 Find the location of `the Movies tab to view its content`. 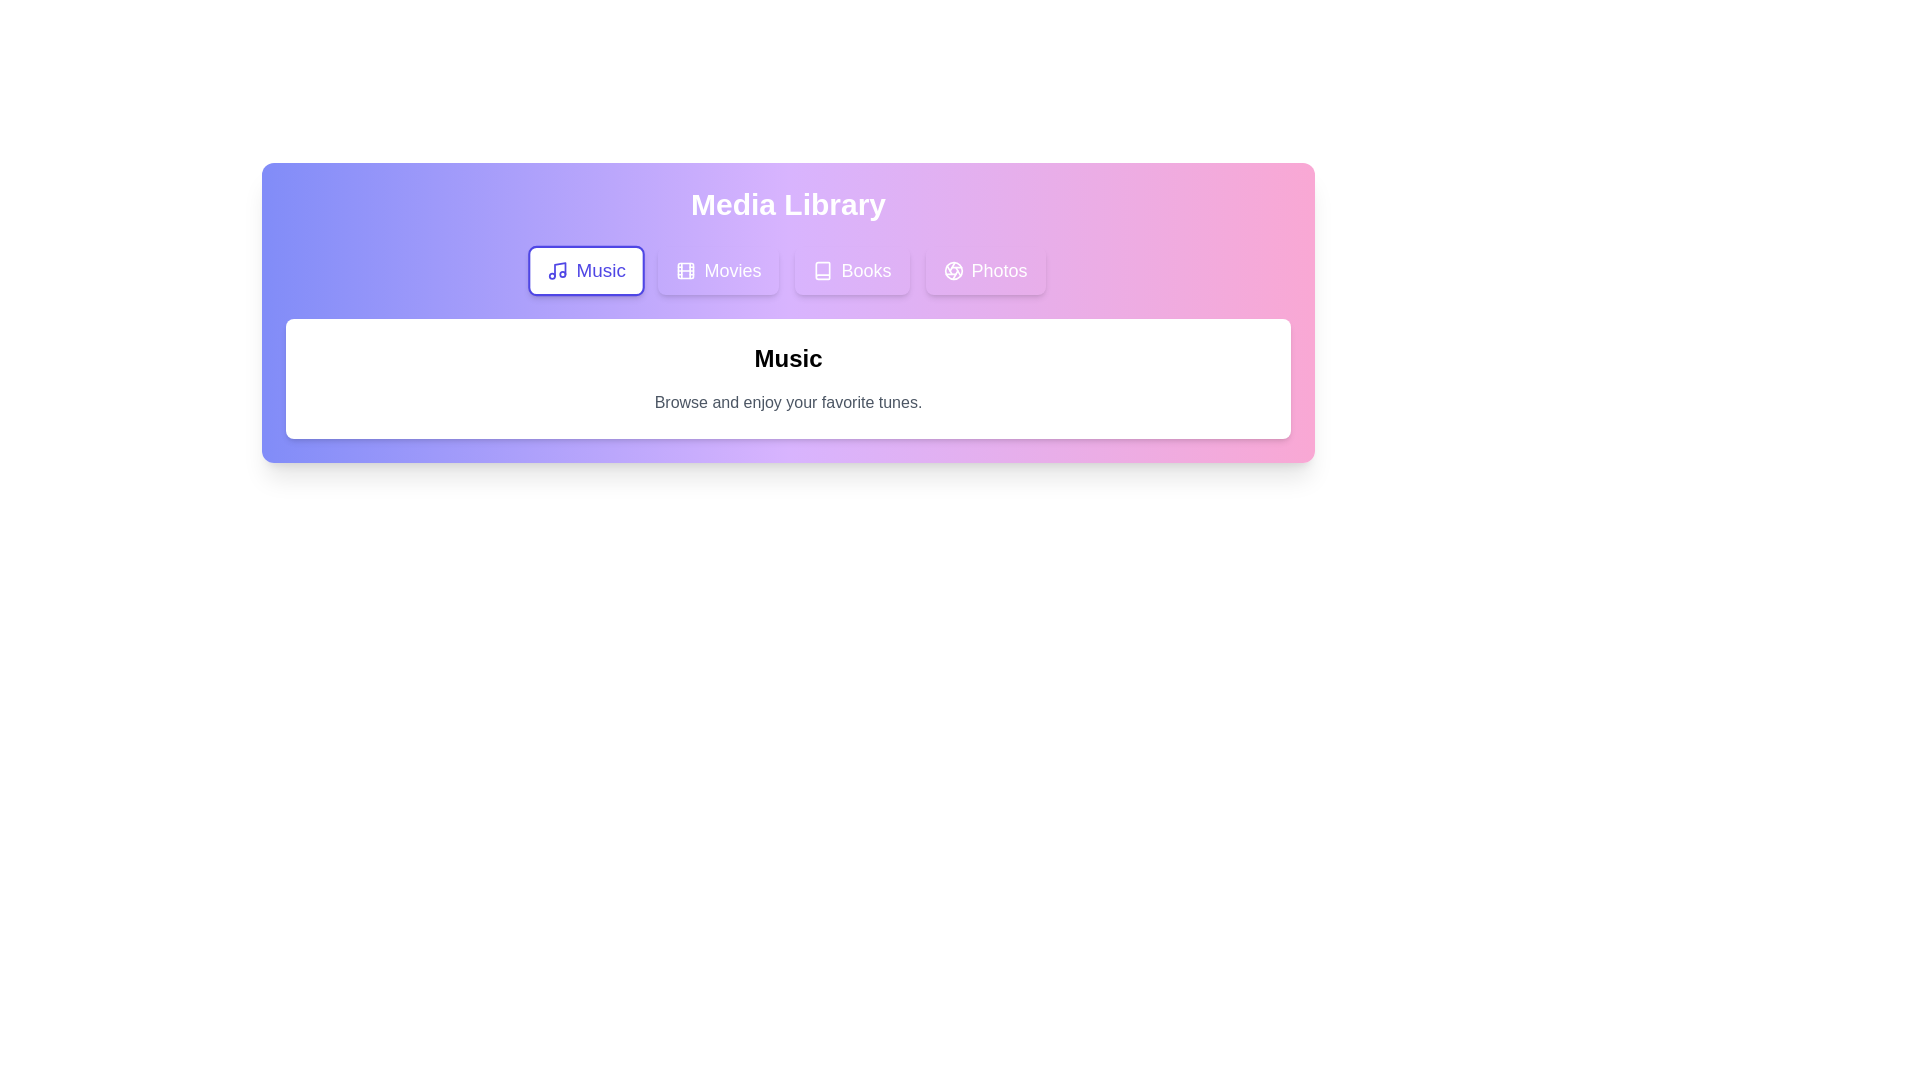

the Movies tab to view its content is located at coordinates (719, 270).